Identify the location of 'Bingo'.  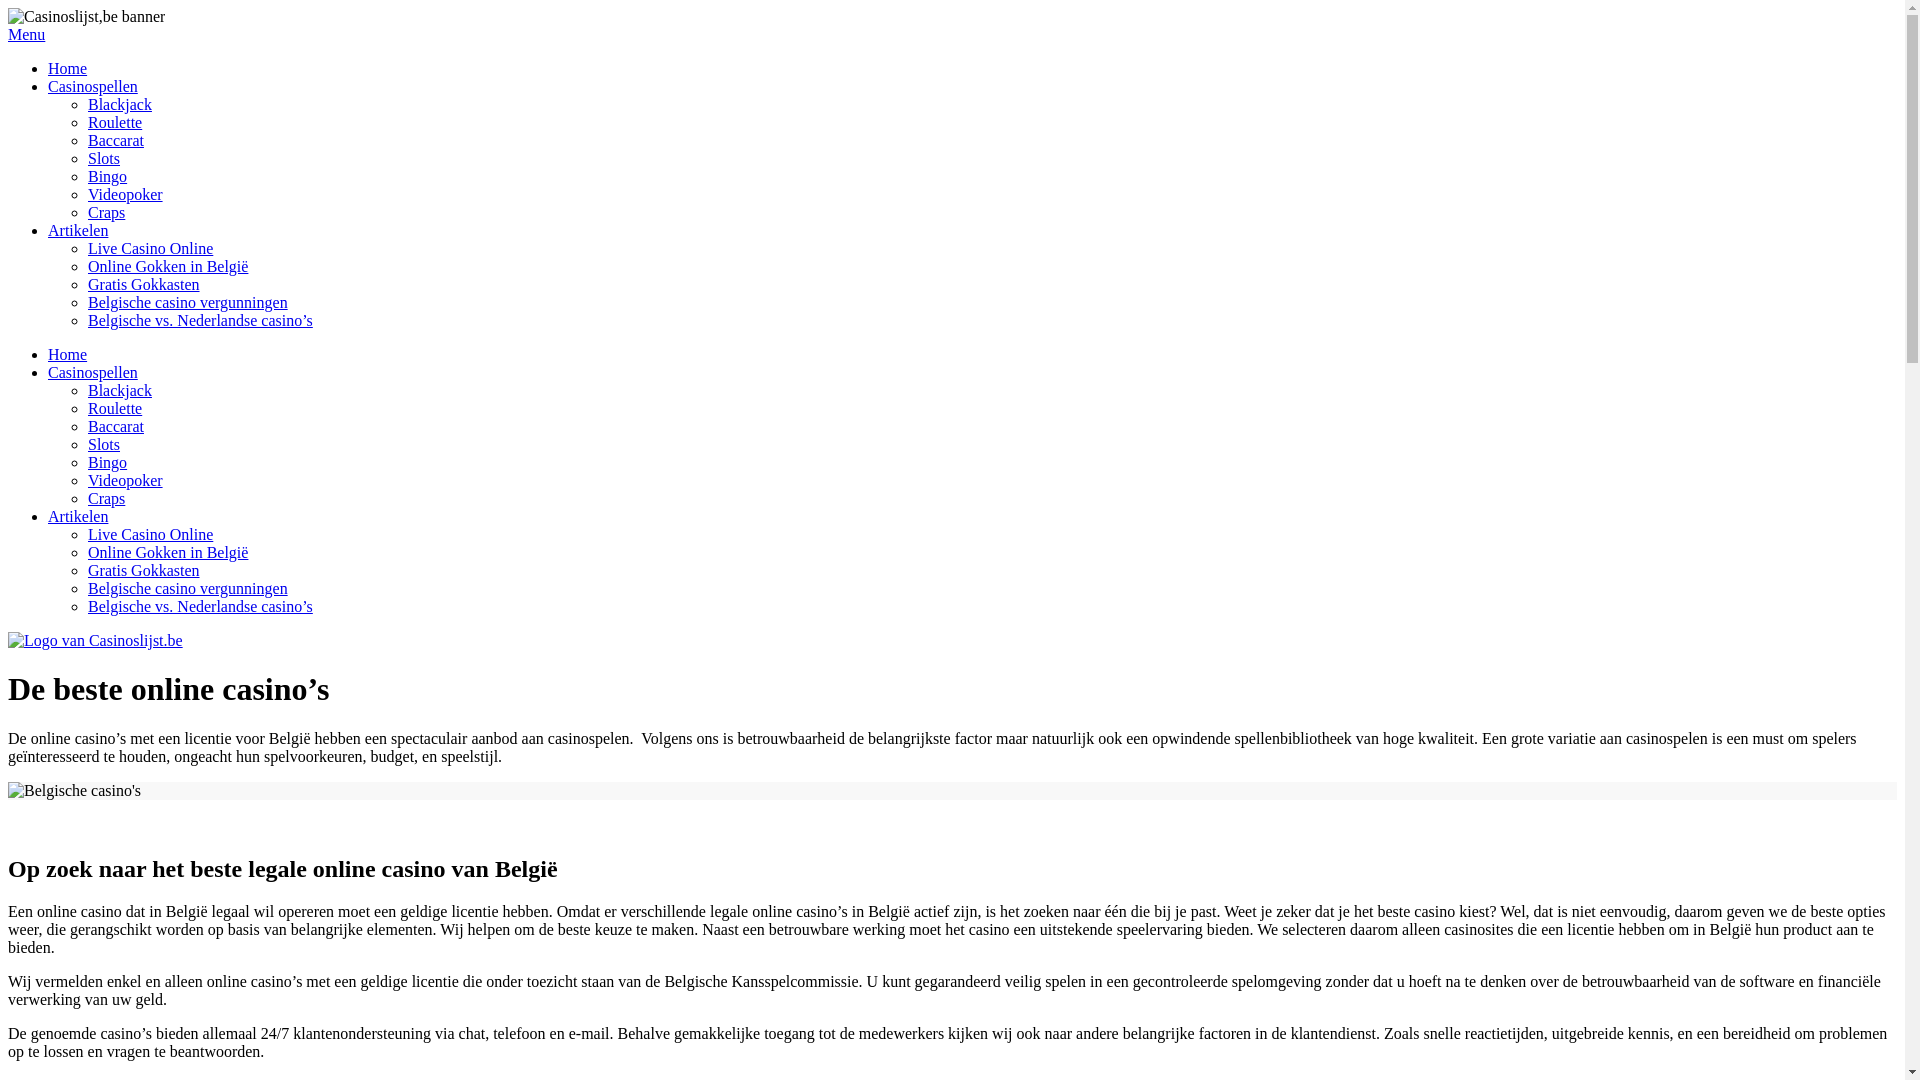
(106, 462).